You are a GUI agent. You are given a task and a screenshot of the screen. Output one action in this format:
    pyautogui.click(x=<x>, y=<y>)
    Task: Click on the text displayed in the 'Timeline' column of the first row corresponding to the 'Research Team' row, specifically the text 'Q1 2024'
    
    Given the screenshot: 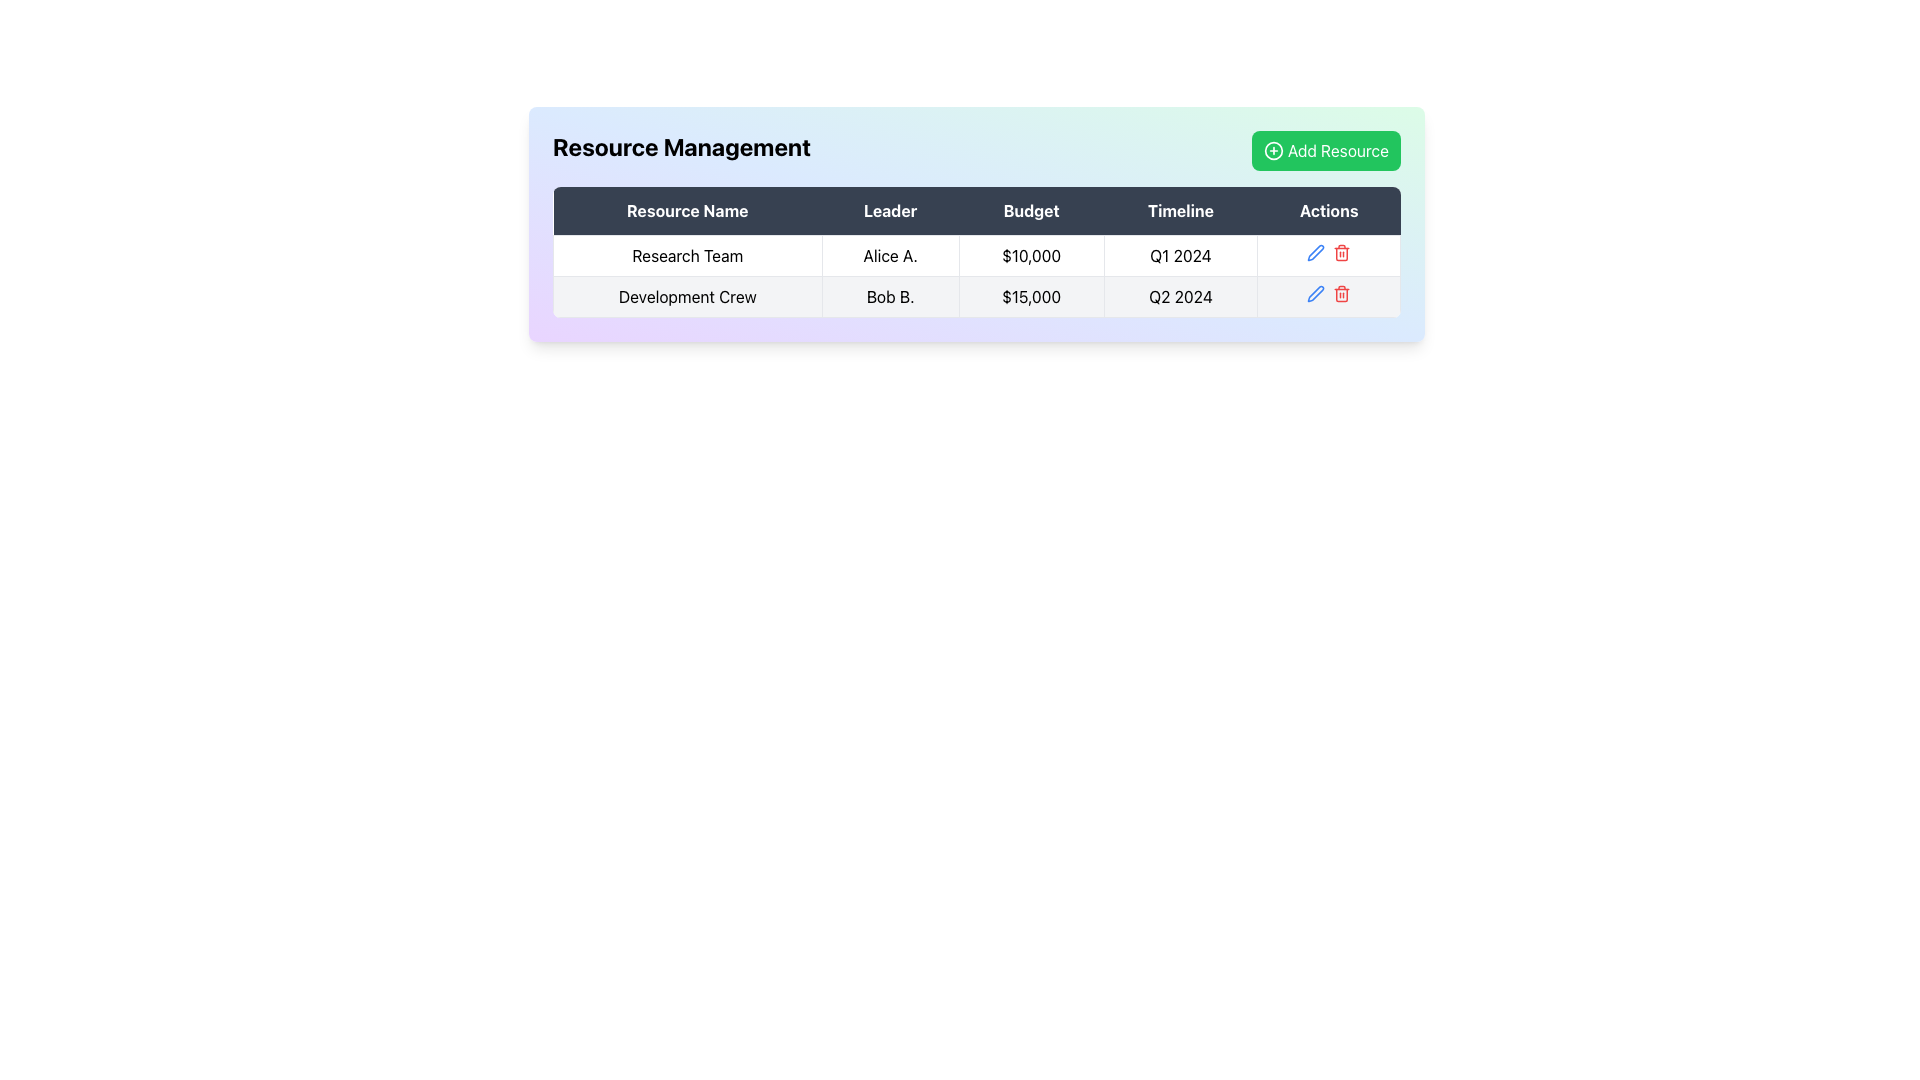 What is the action you would take?
    pyautogui.click(x=1180, y=254)
    